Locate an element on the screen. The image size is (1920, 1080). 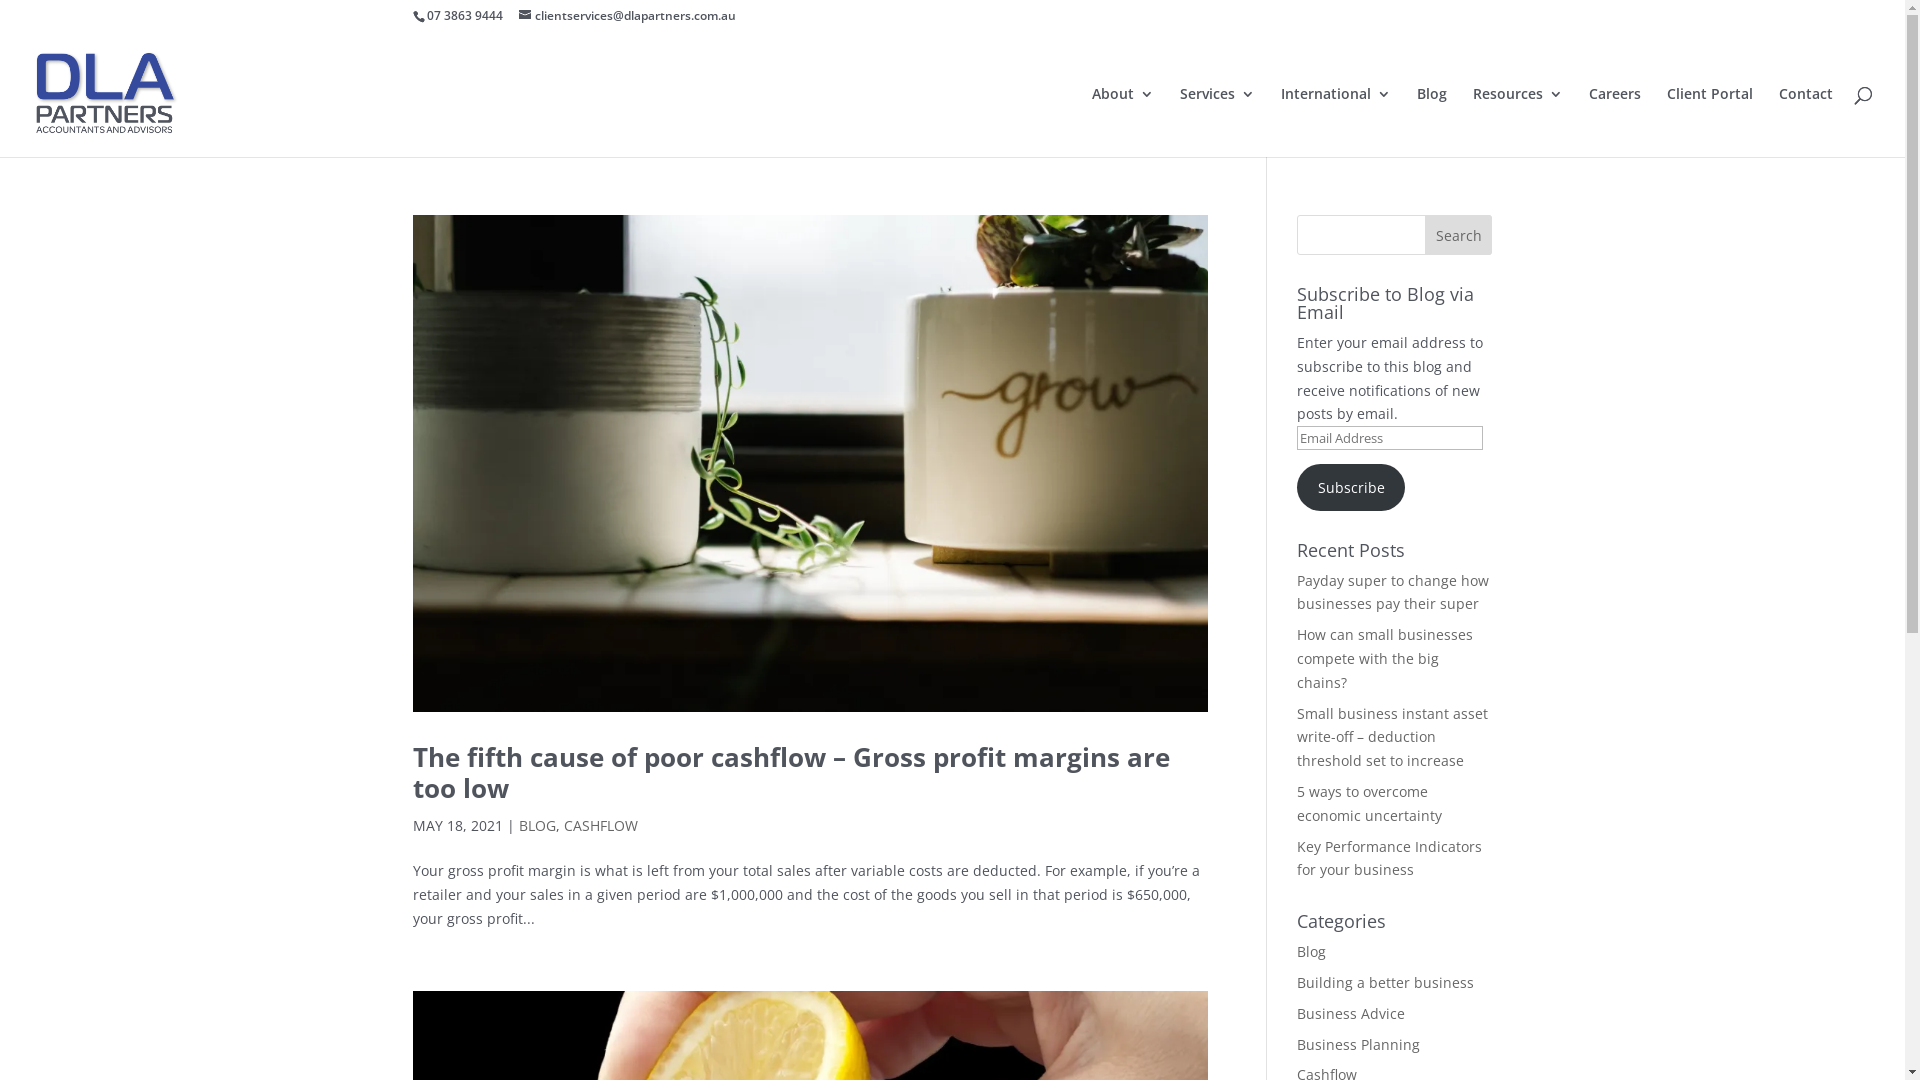
'Contact' is located at coordinates (1805, 122).